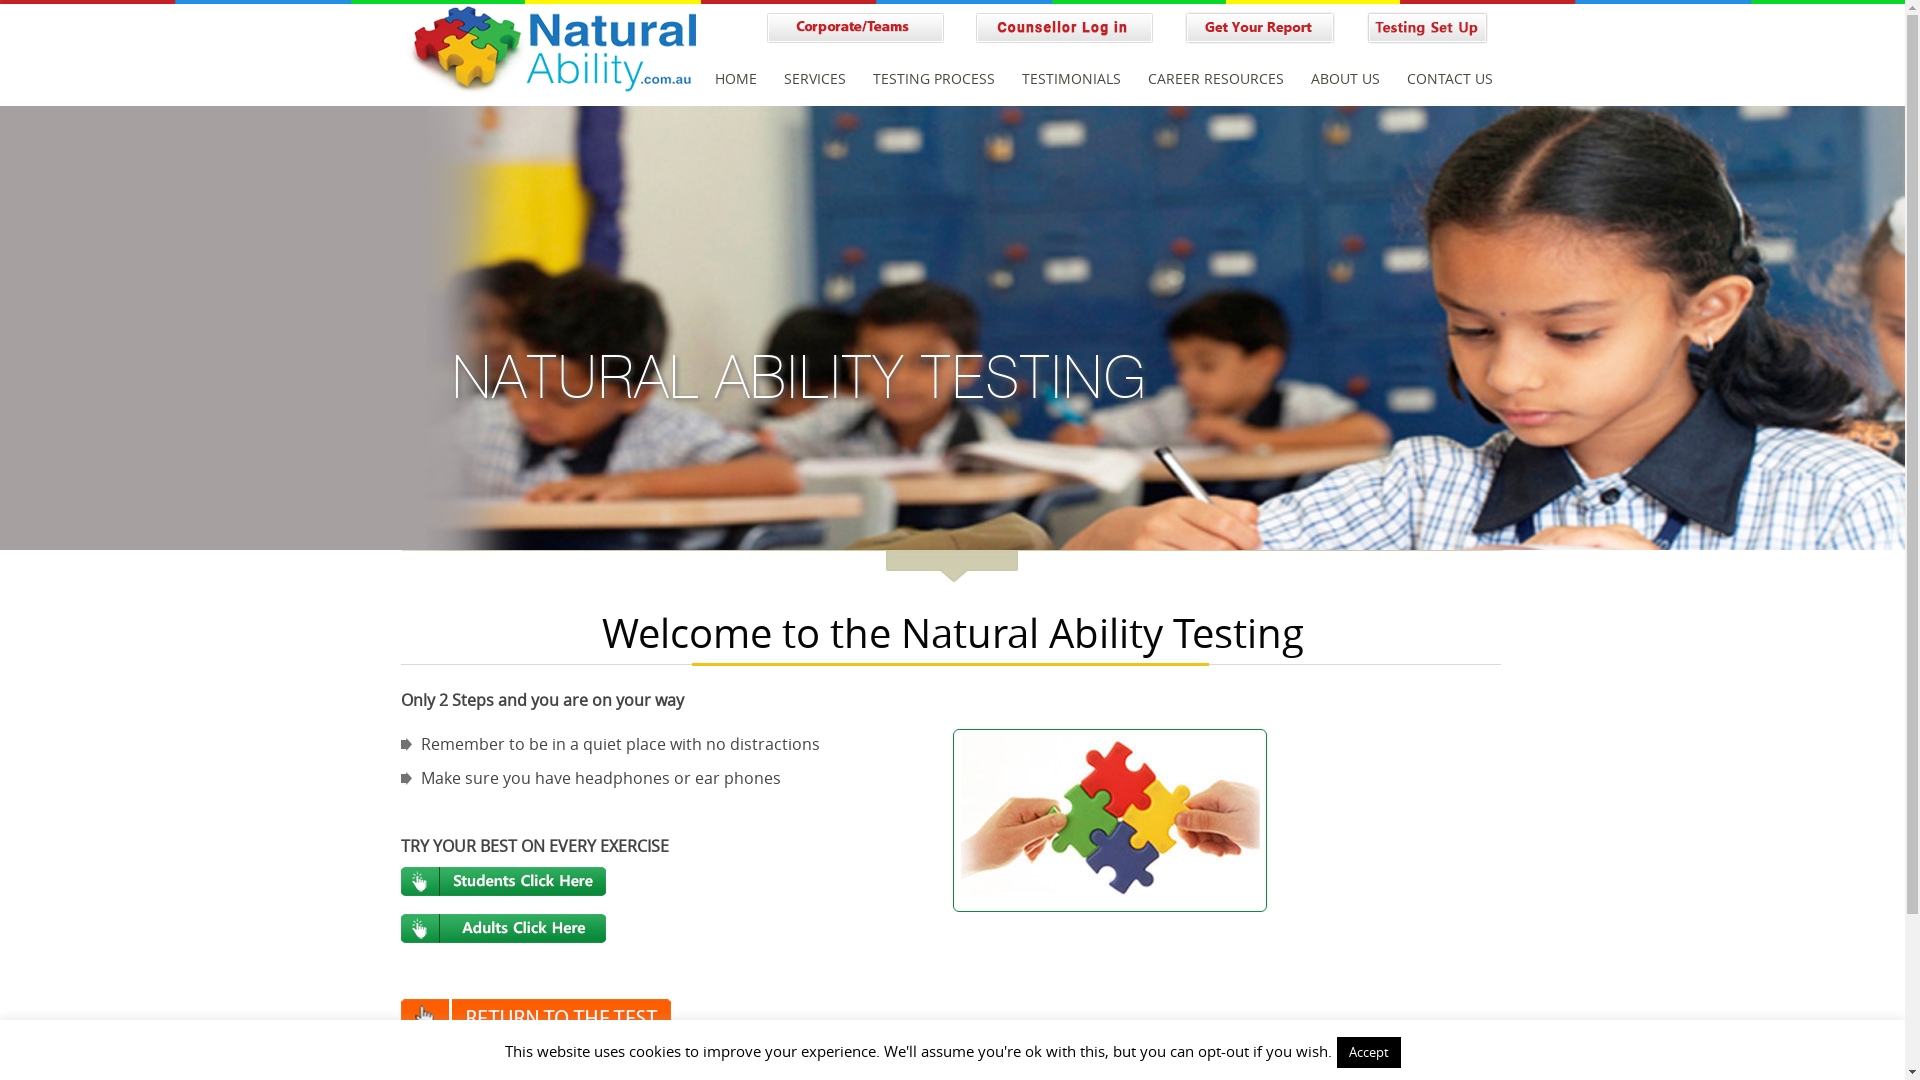 The width and height of the screenshot is (1920, 1080). What do you see at coordinates (1009, 77) in the screenshot?
I see `'TESTIMONIALS'` at bounding box center [1009, 77].